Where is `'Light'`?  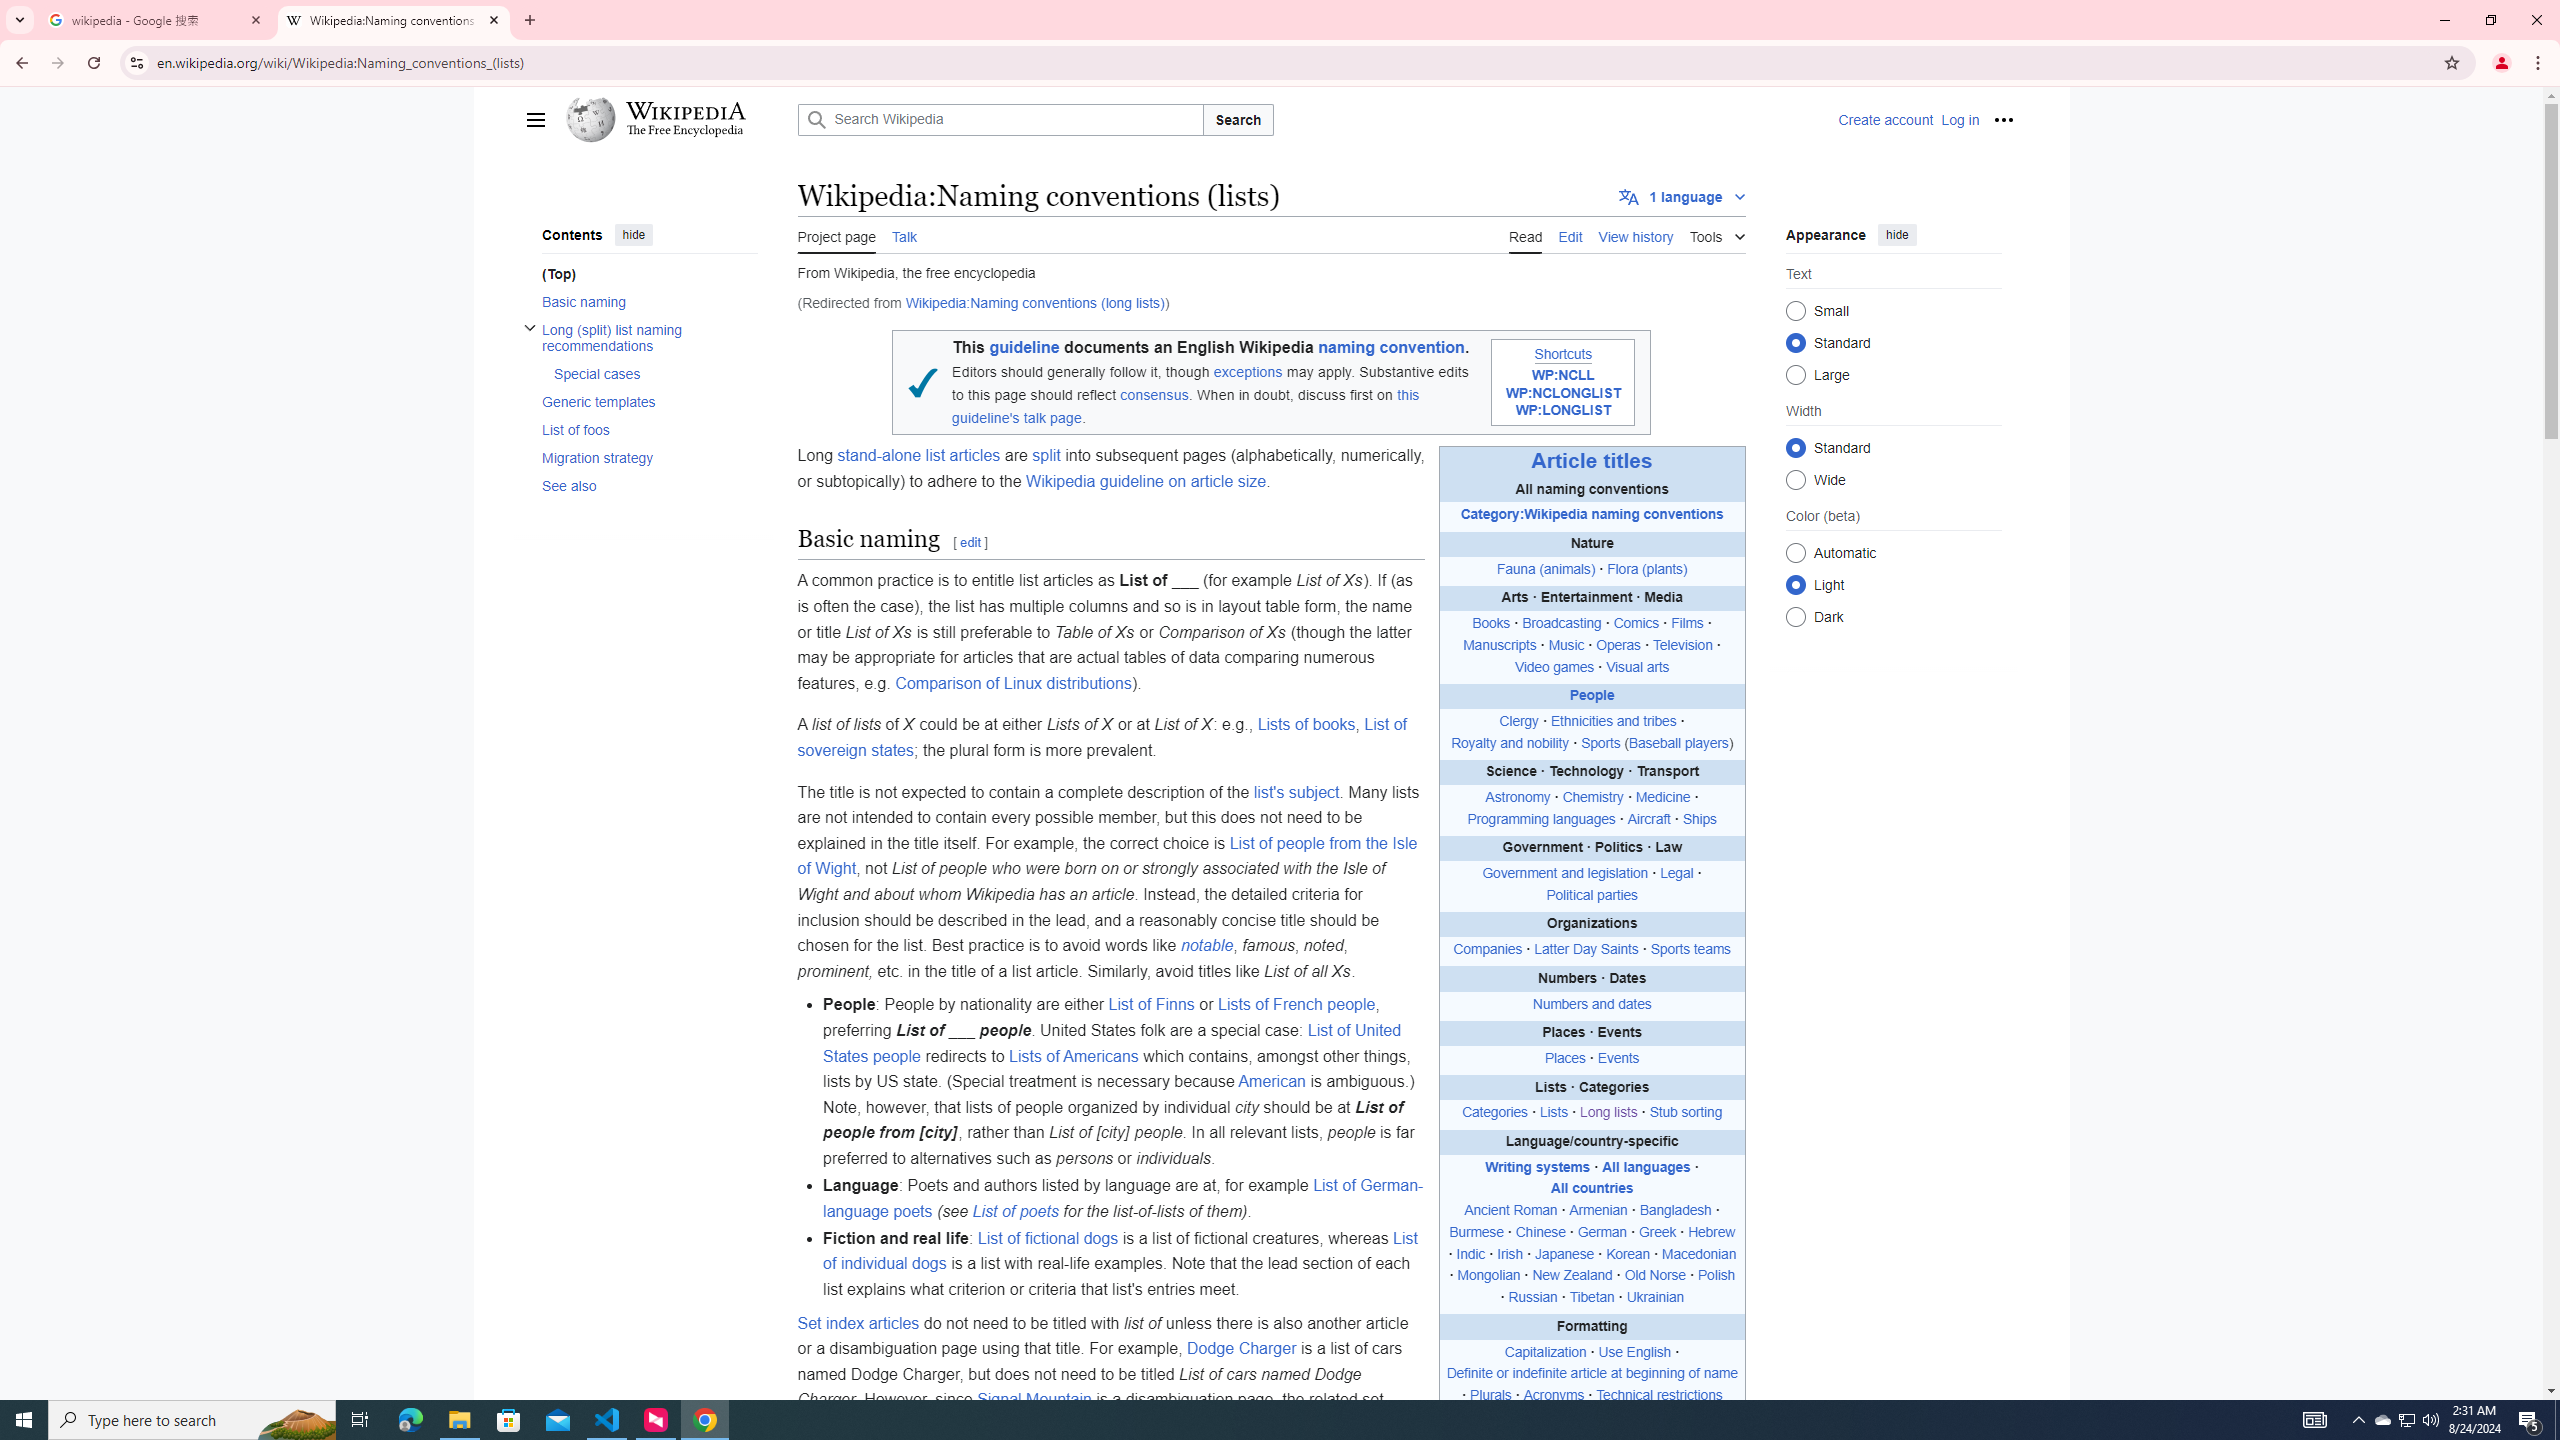 'Light' is located at coordinates (1793, 583).